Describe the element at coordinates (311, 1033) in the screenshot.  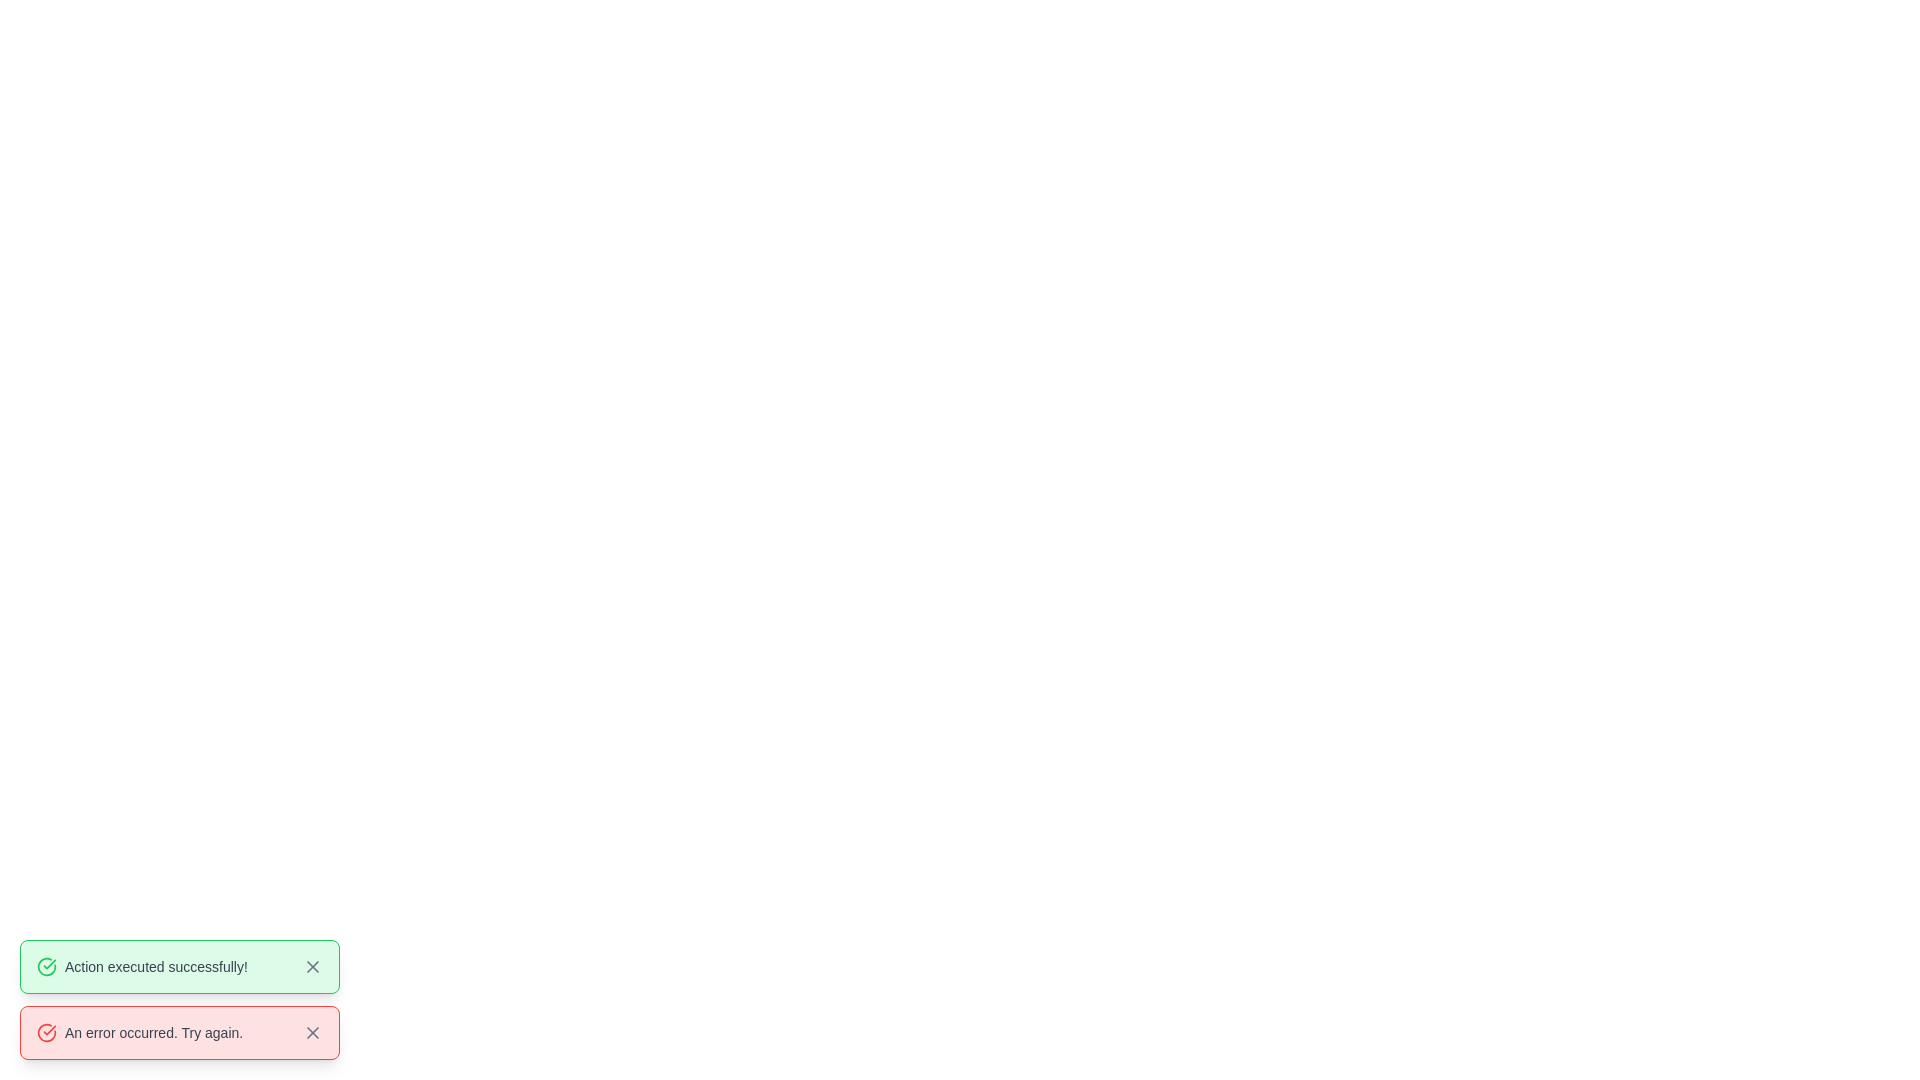
I see `the close button located at the top-right corner of the alert box that contains the text 'An error occurred. Try again.'` at that location.